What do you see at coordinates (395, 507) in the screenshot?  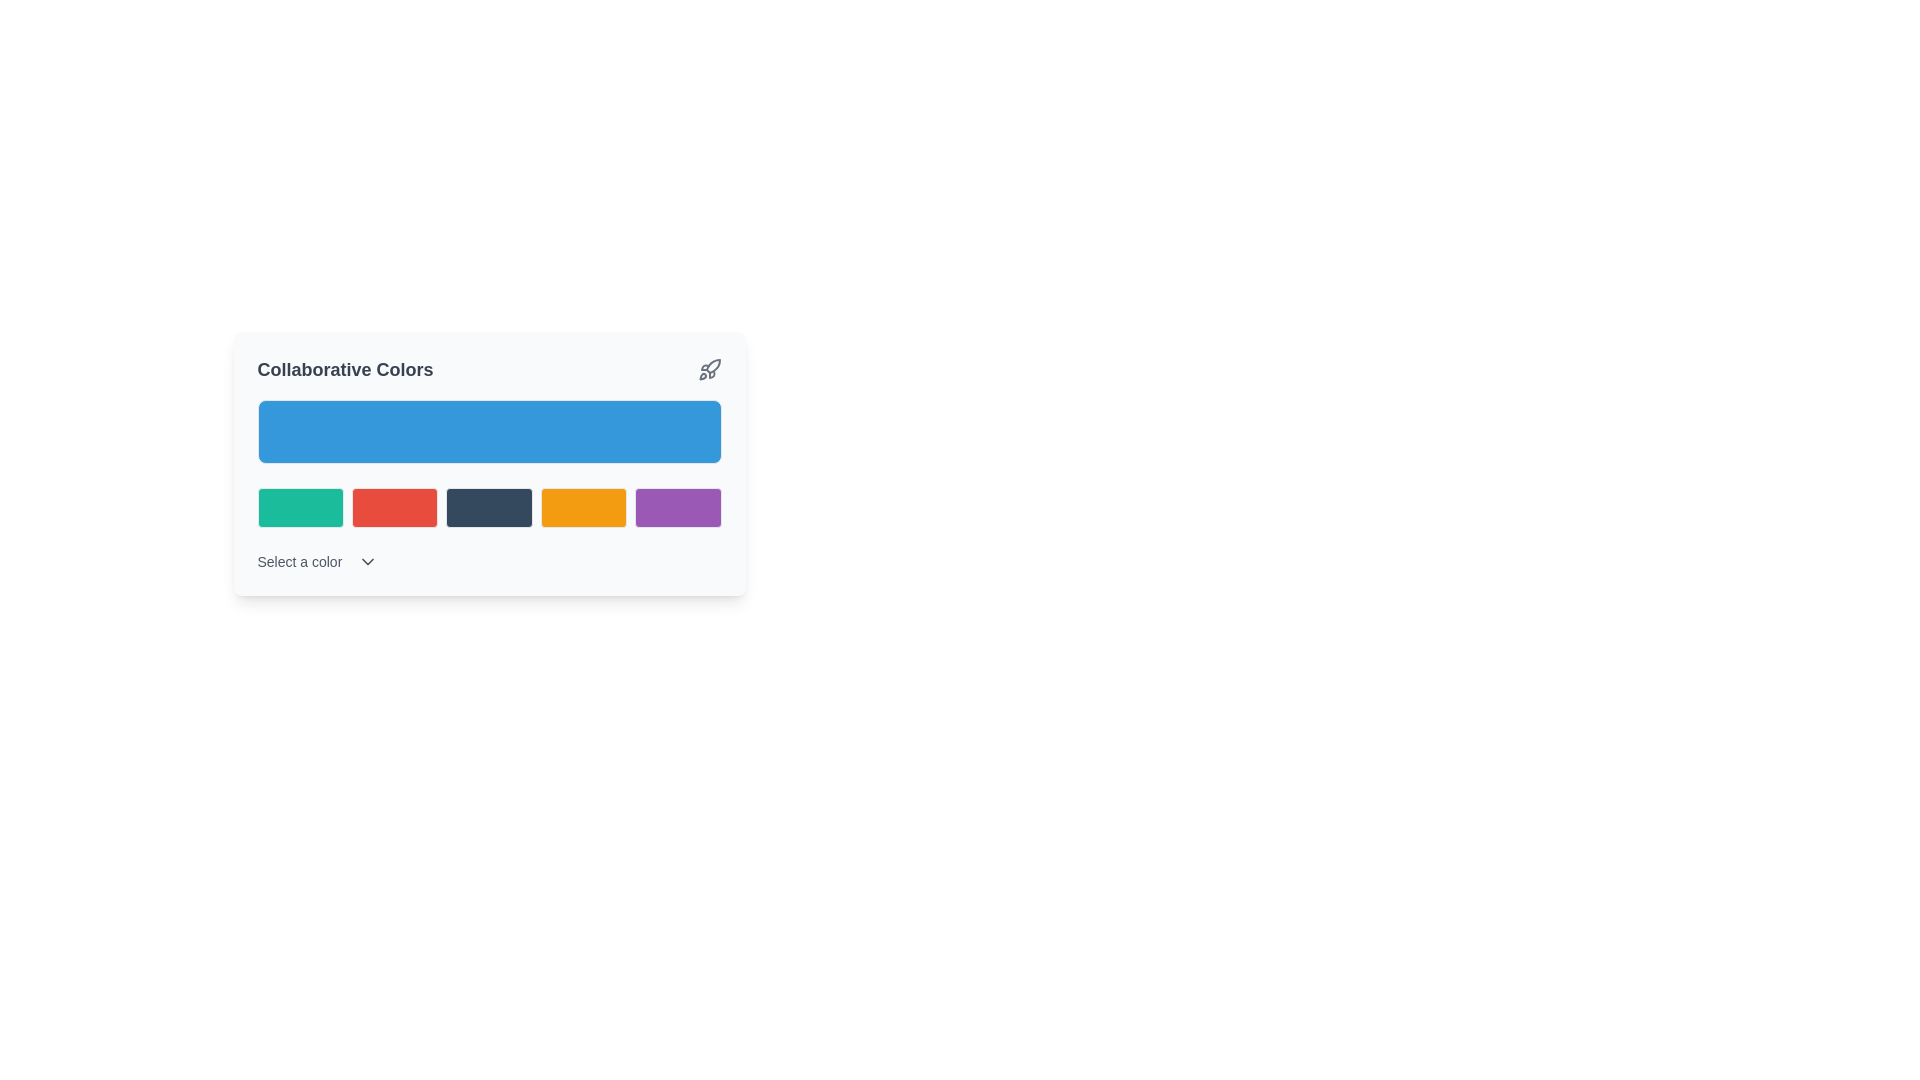 I see `the second button with a solid red fill located below the title 'Collaborative Colors'` at bounding box center [395, 507].